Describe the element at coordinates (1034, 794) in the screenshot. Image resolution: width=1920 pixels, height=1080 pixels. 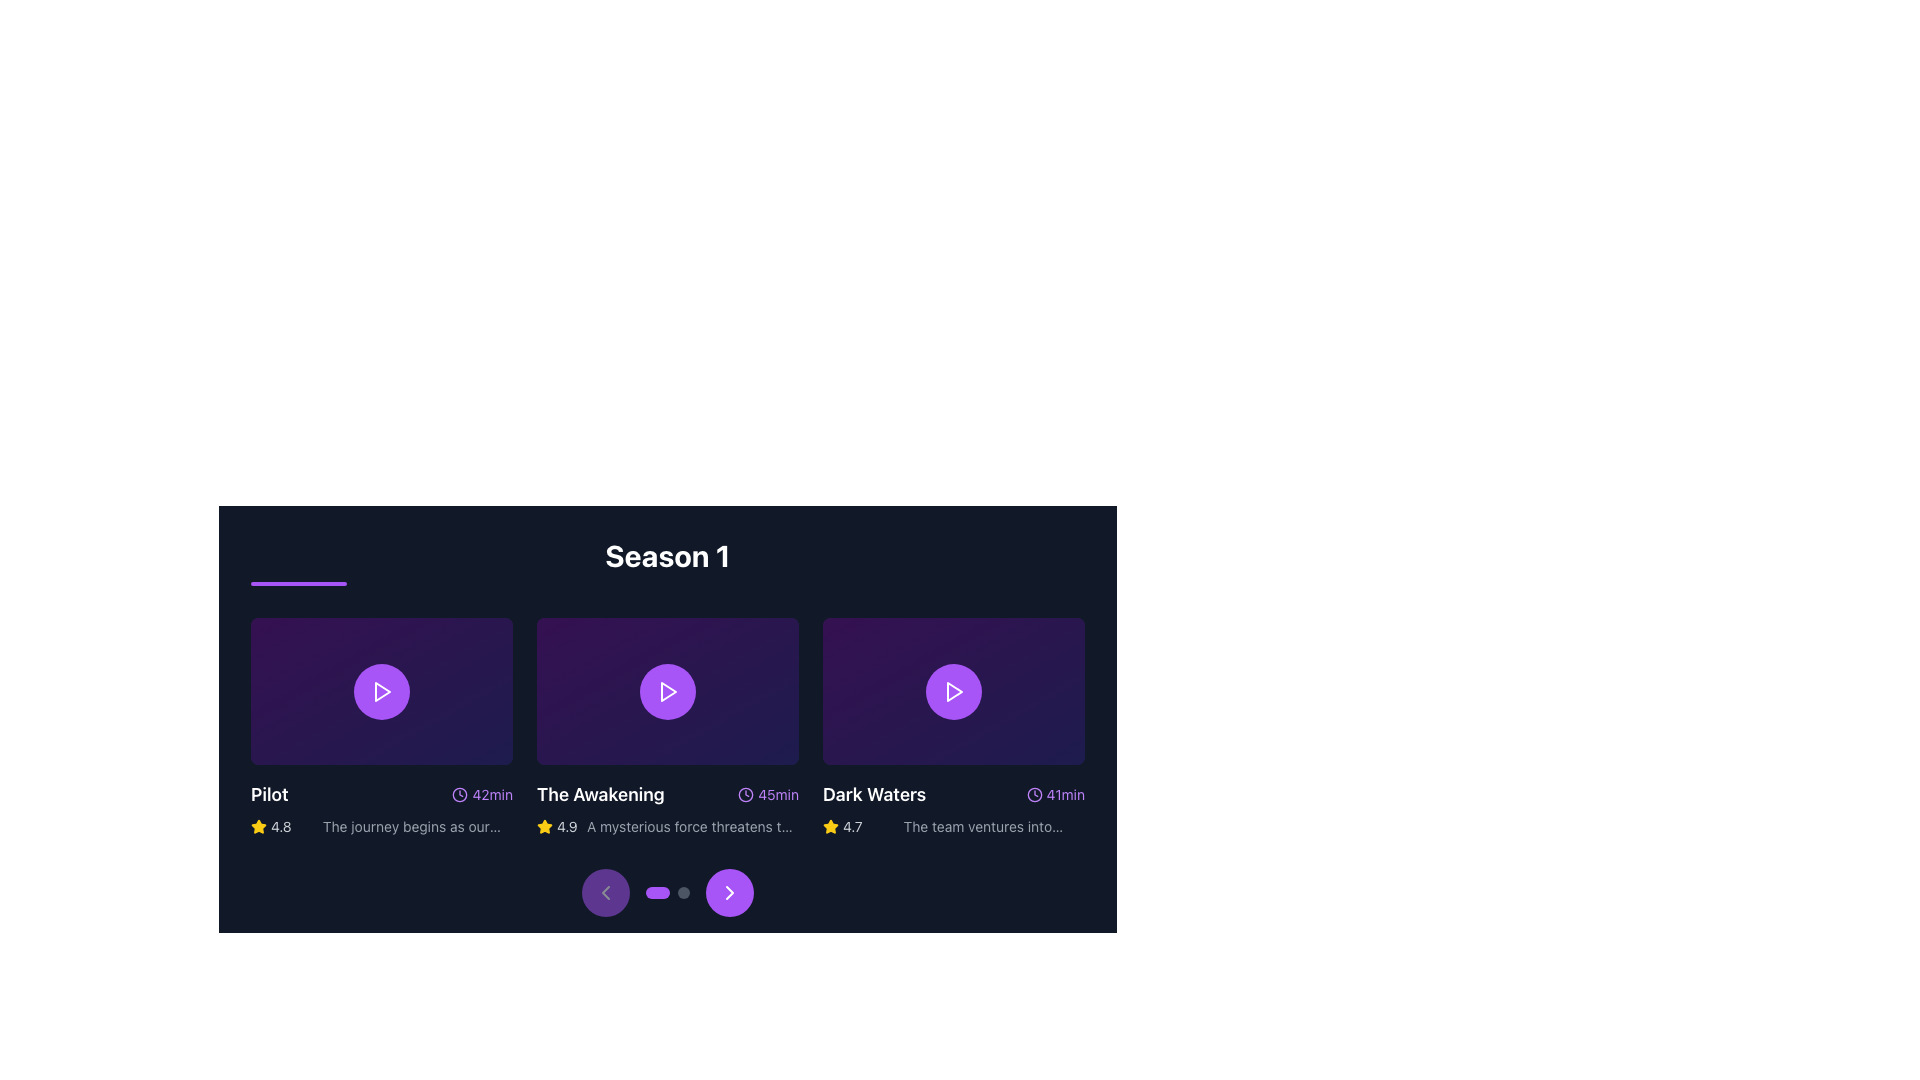
I see `the clock icon, which is a minimalist design with two hands pointing inward, located to the left of the text '41min' under the 'Dark Waters' section` at that location.